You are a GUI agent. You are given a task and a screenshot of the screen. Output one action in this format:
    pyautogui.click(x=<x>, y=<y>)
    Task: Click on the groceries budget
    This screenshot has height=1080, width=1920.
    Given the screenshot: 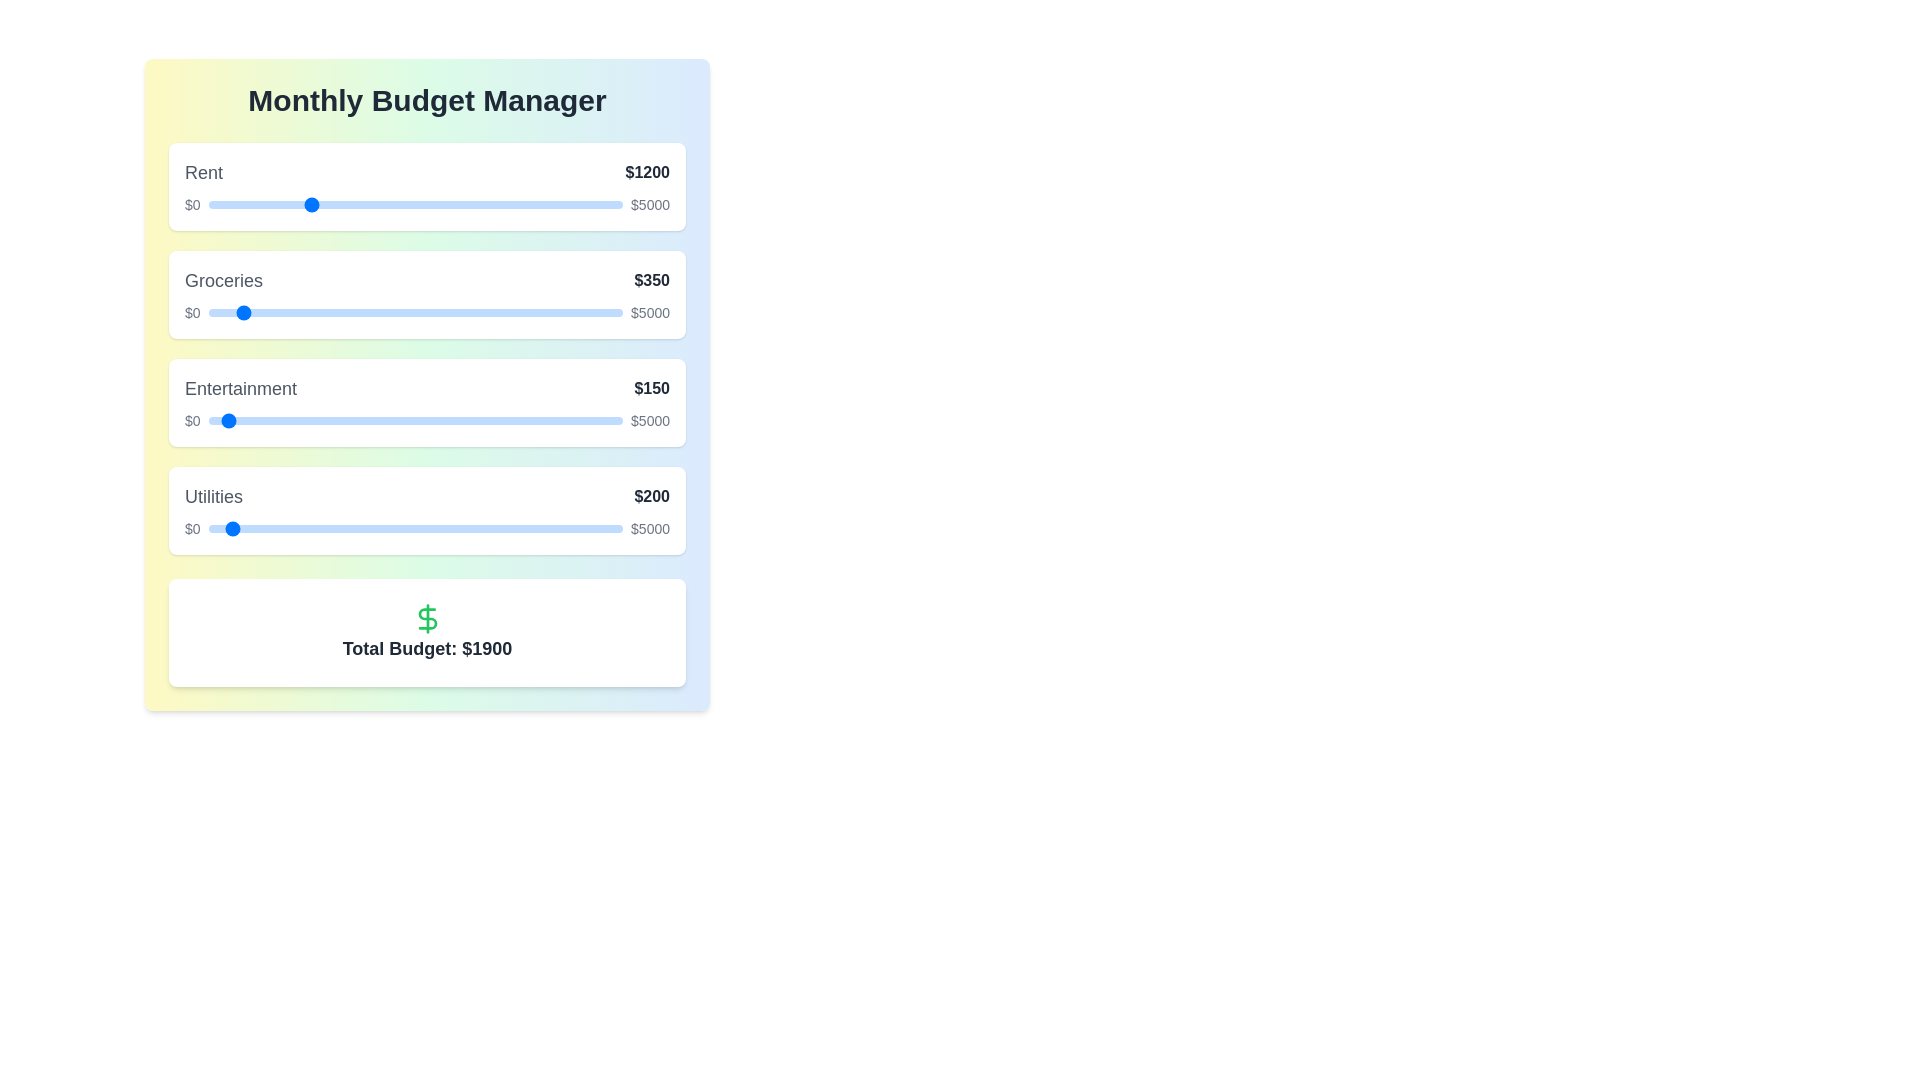 What is the action you would take?
    pyautogui.click(x=344, y=312)
    